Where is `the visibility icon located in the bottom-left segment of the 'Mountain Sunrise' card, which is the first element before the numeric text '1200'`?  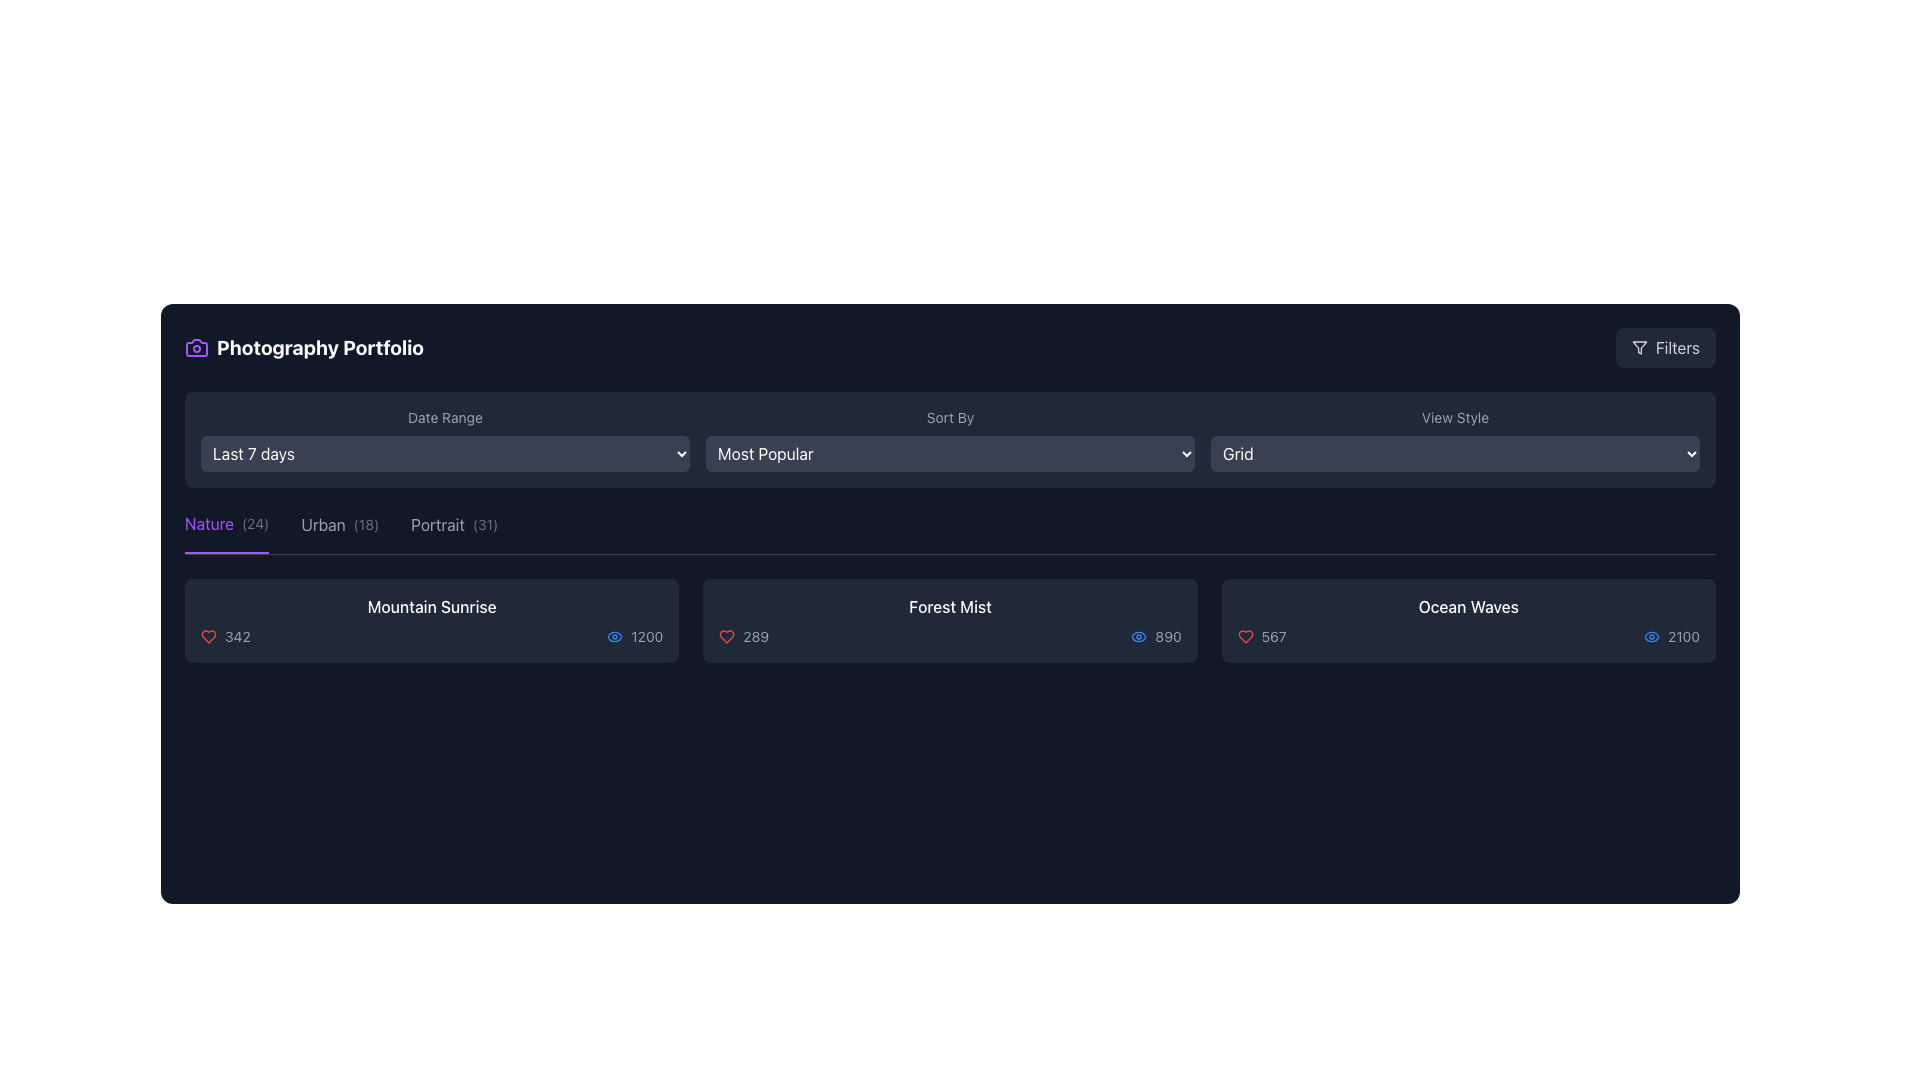
the visibility icon located in the bottom-left segment of the 'Mountain Sunrise' card, which is the first element before the numeric text '1200' is located at coordinates (614, 636).